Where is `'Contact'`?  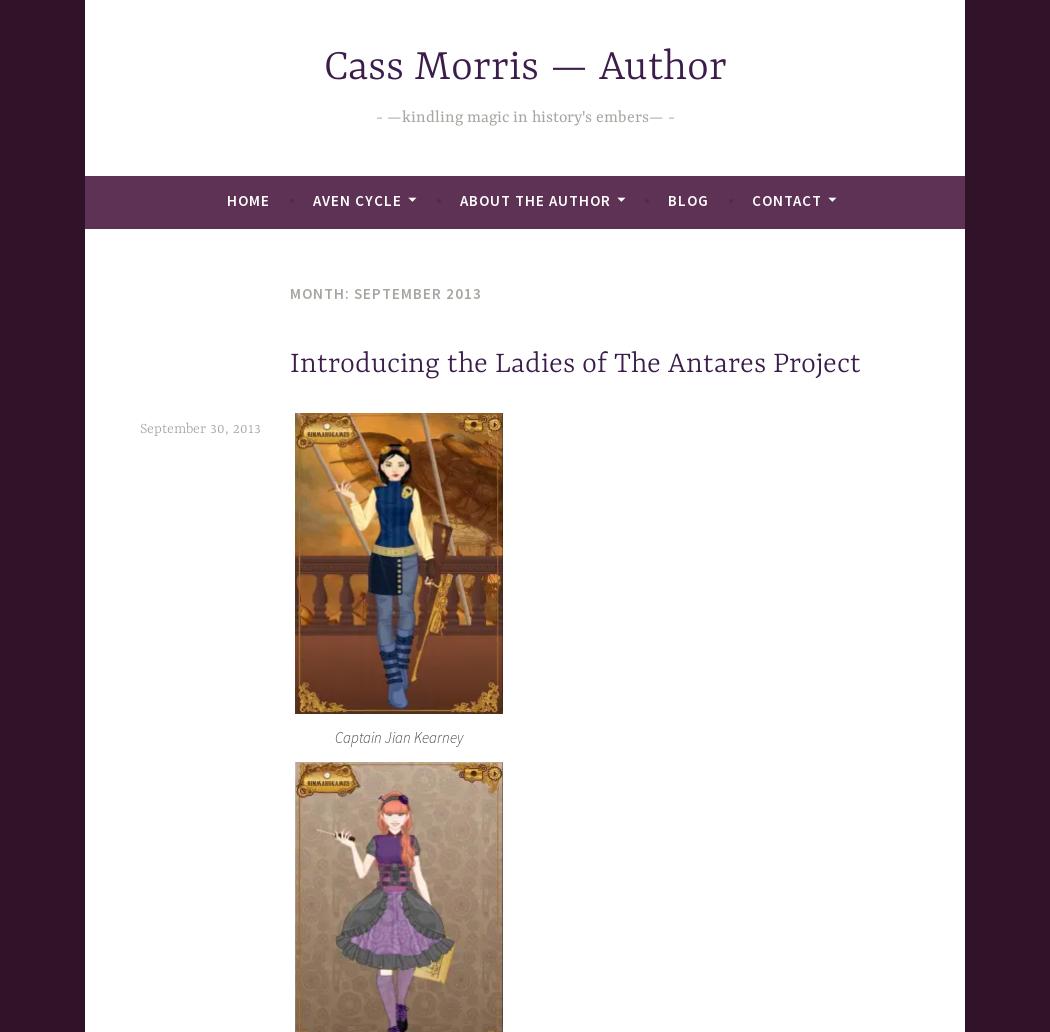 'Contact' is located at coordinates (786, 199).